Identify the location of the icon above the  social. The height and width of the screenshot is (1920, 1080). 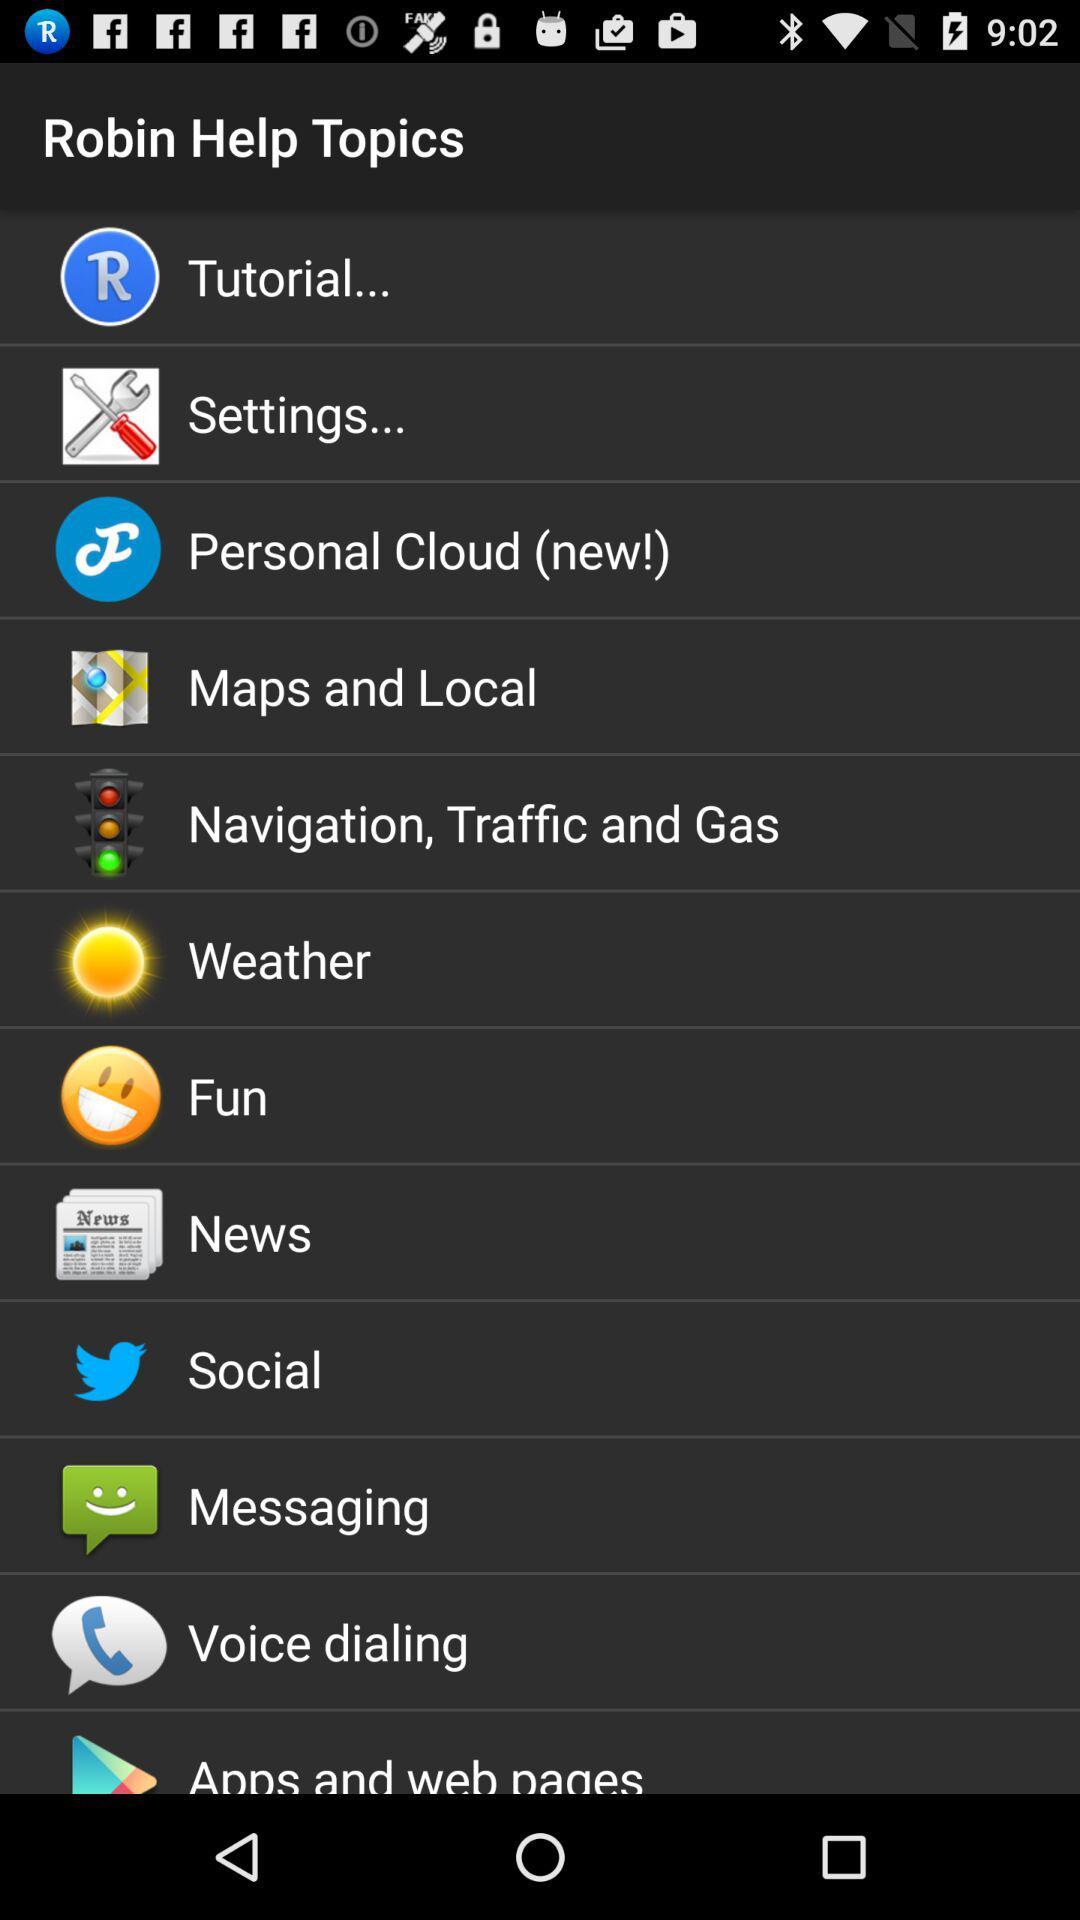
(540, 1231).